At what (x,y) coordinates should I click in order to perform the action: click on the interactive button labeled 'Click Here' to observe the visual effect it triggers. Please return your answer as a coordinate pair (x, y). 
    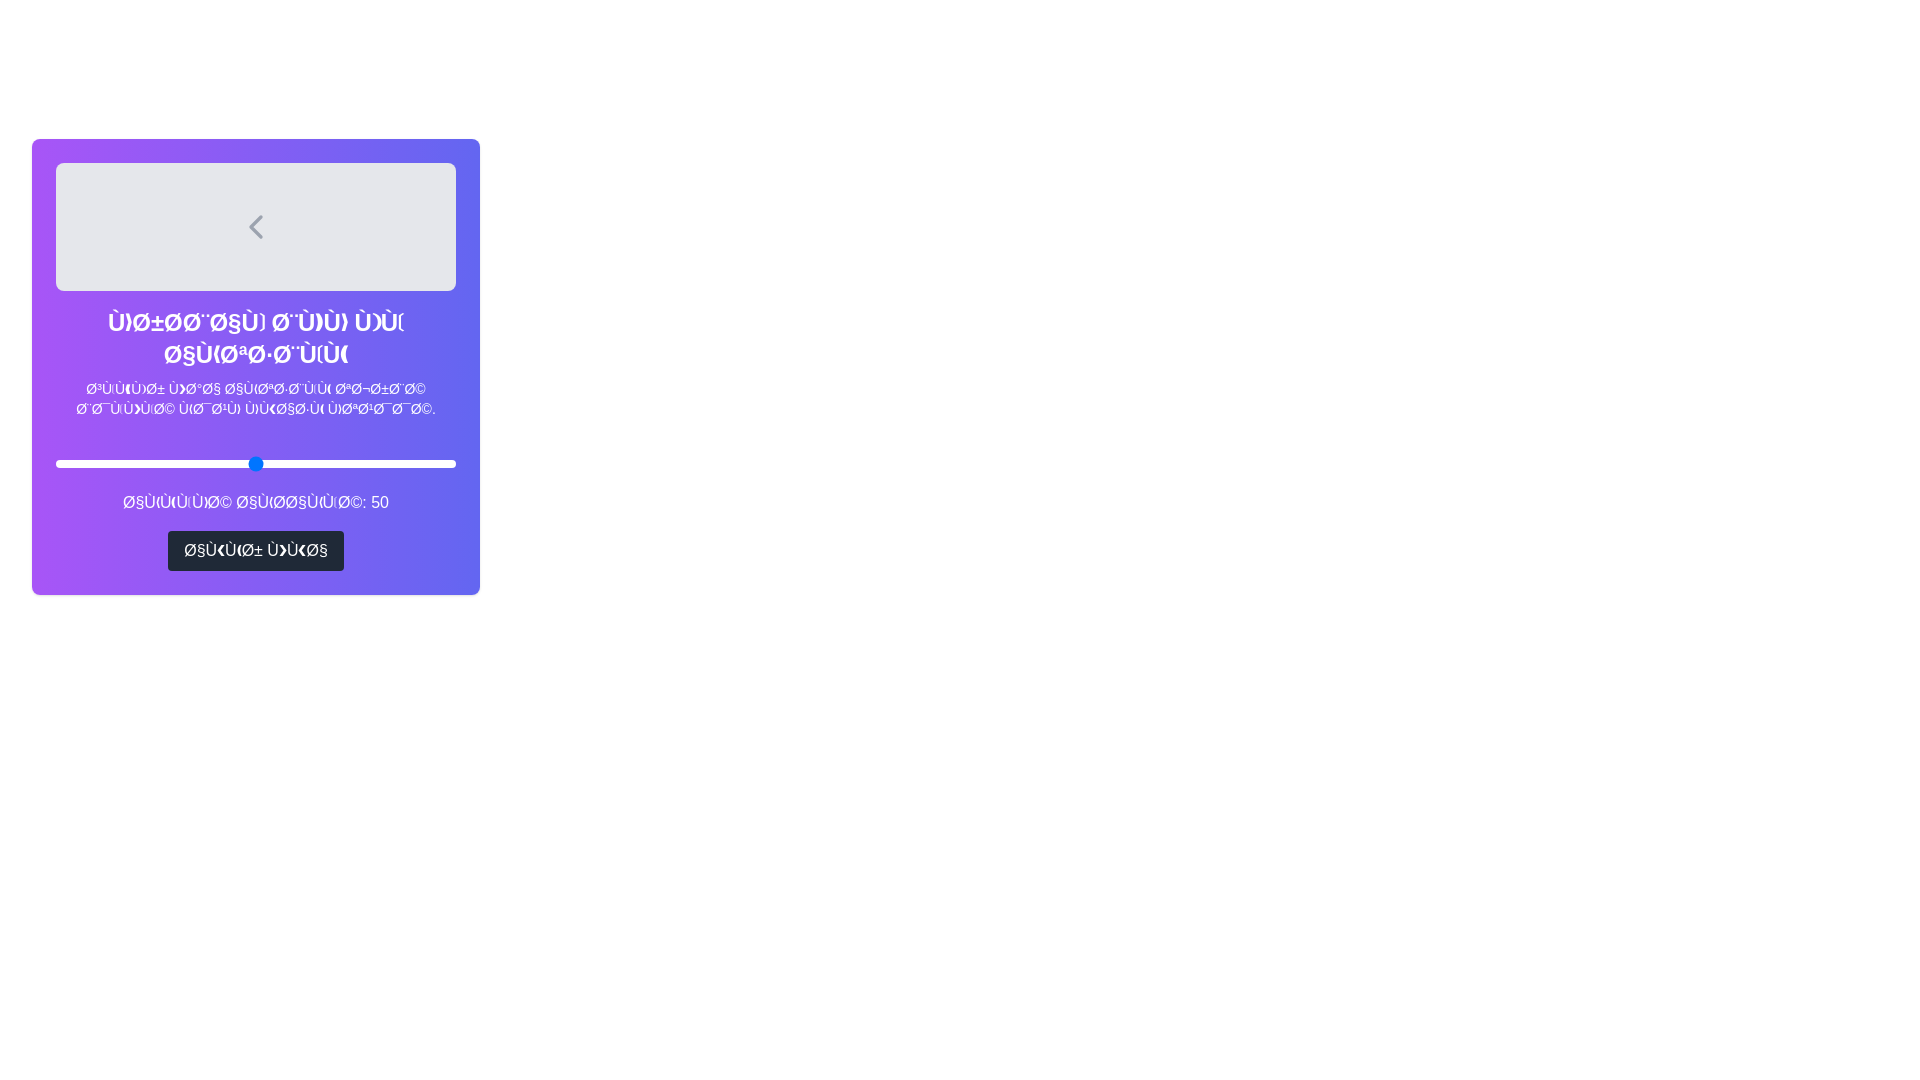
    Looking at the image, I should click on (254, 551).